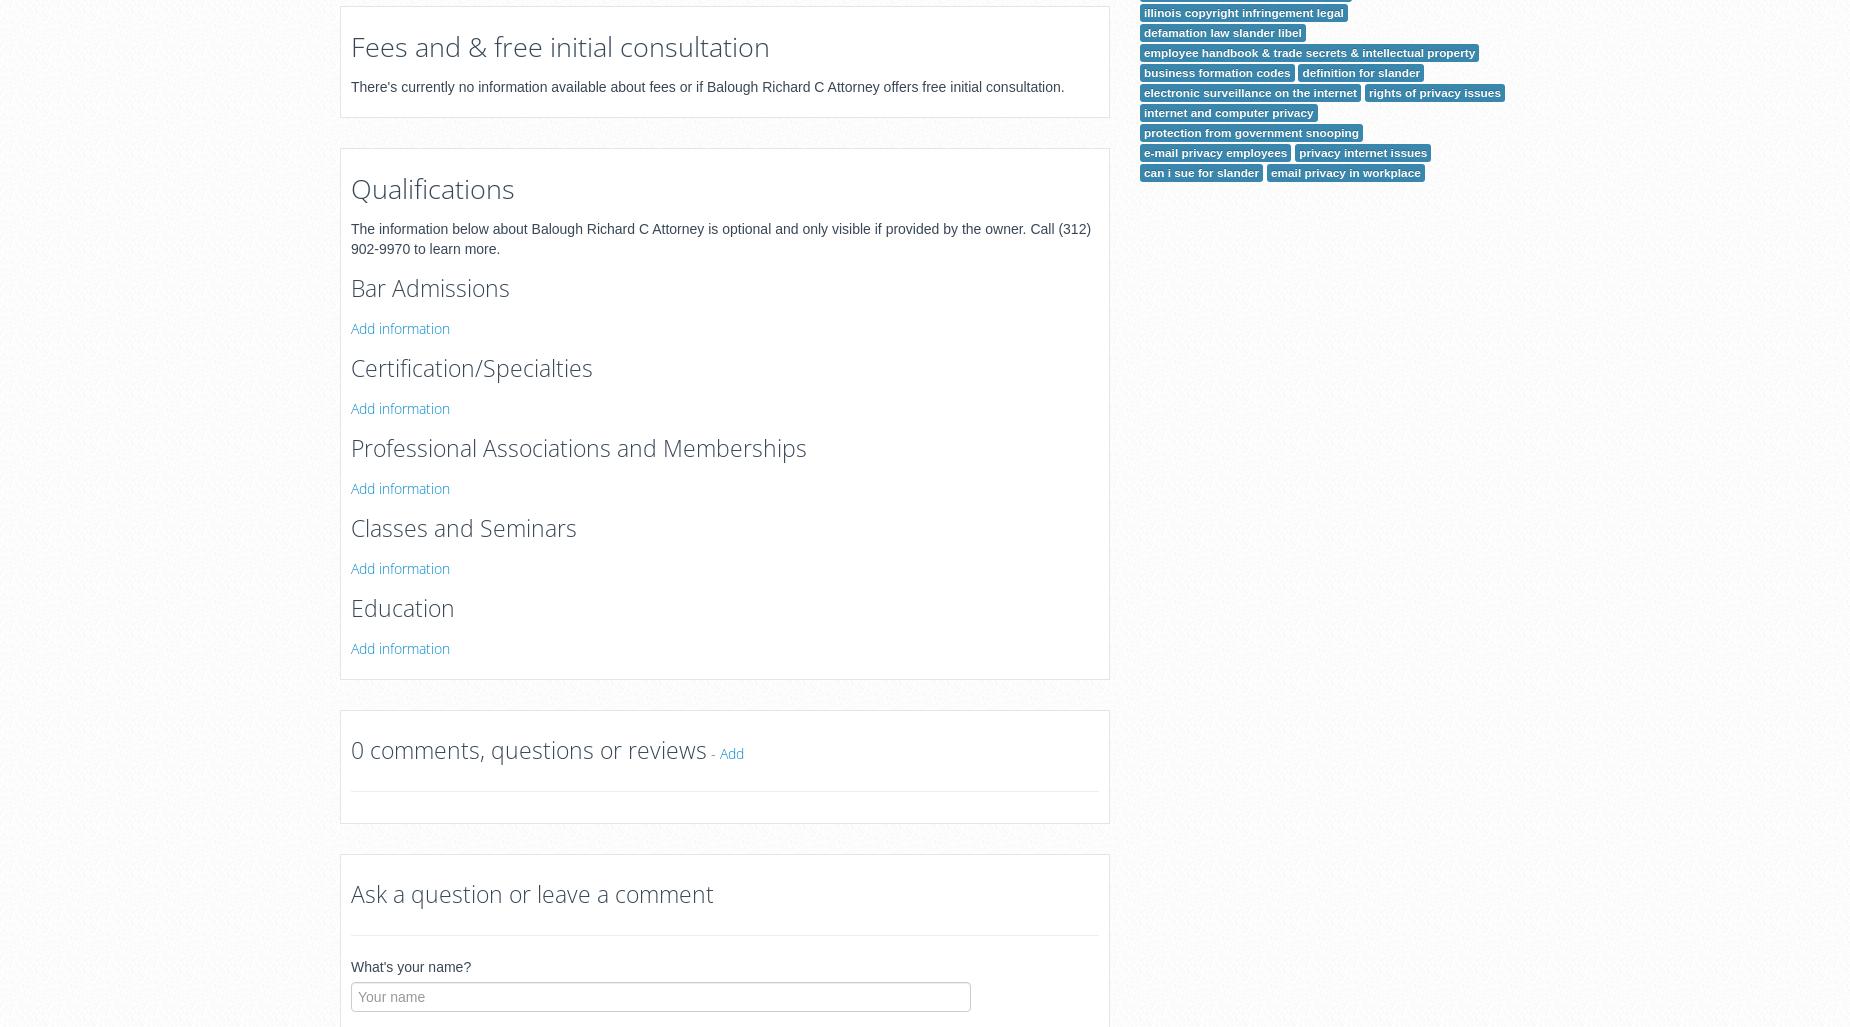 This screenshot has width=1850, height=1027. I want to click on 'illinois copyright infringement legal', so click(1242, 13).